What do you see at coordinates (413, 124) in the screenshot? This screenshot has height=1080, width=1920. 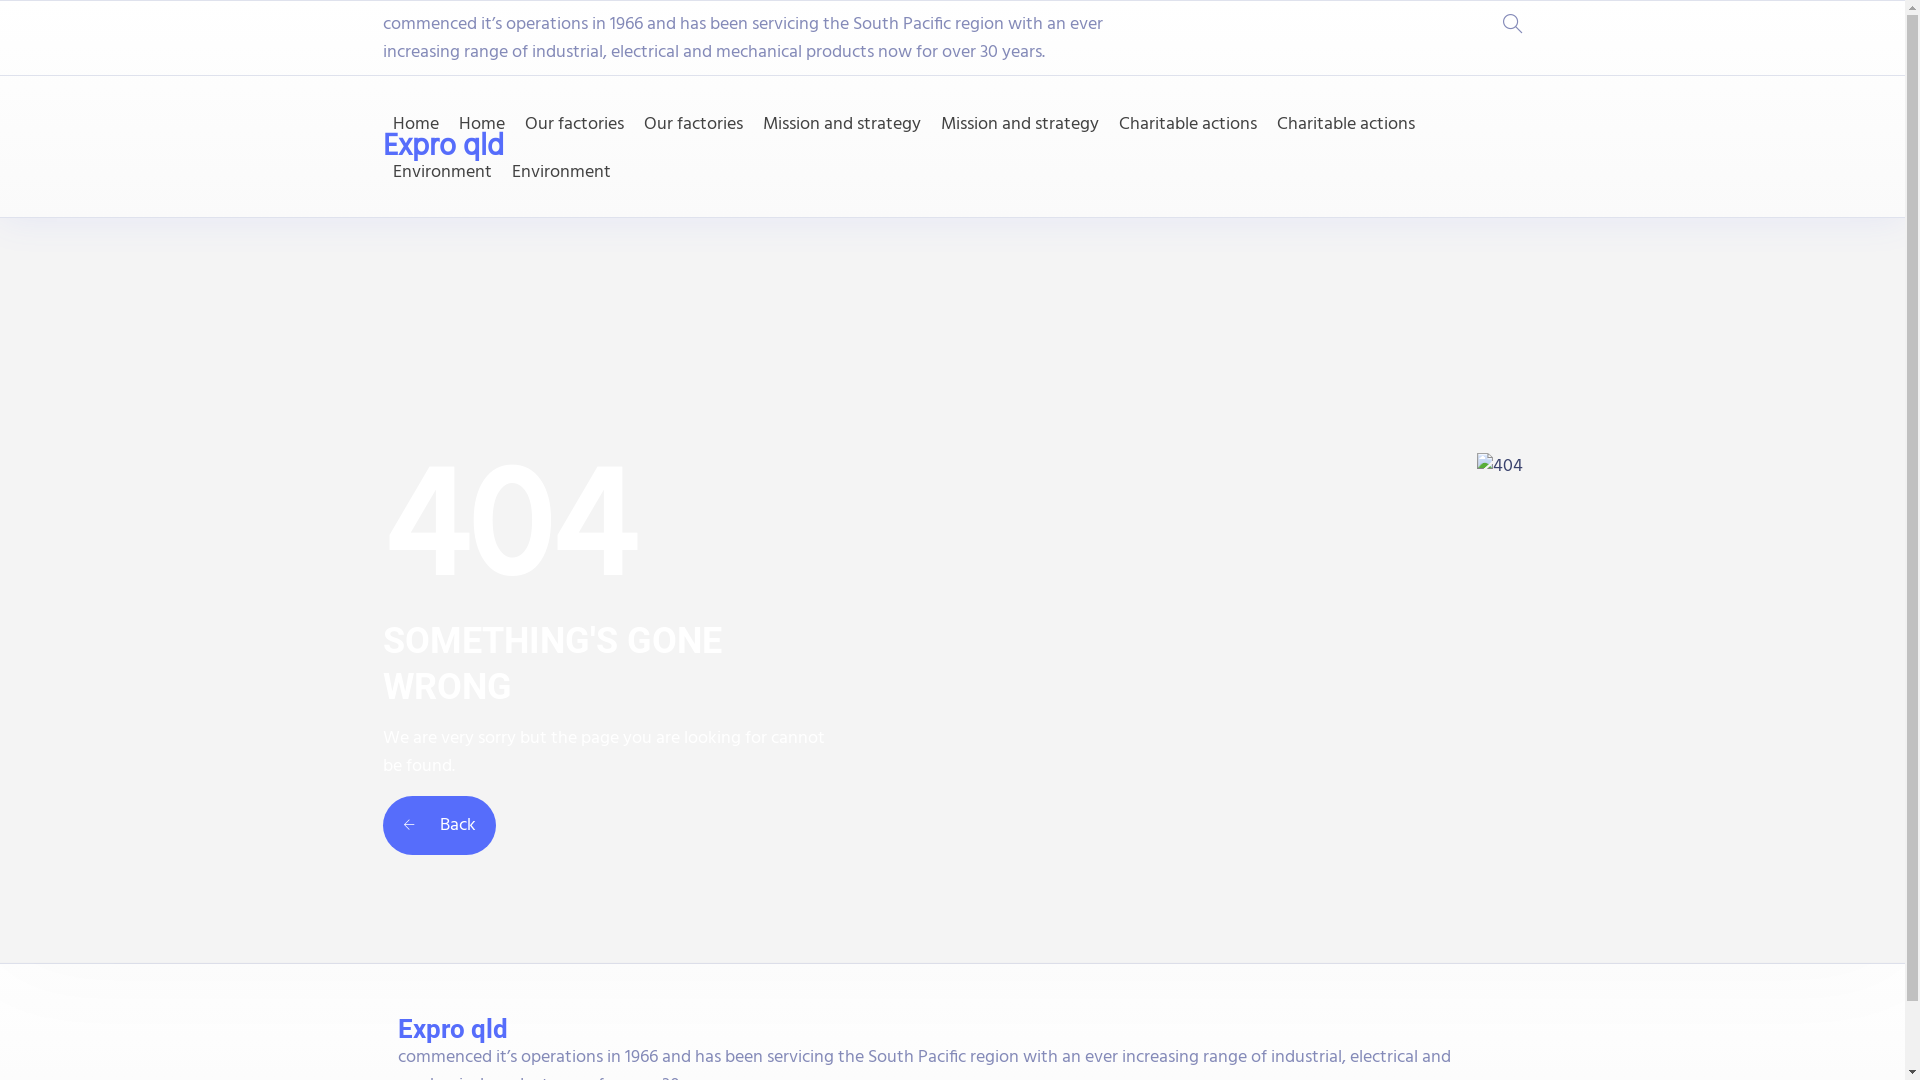 I see `'Home'` at bounding box center [413, 124].